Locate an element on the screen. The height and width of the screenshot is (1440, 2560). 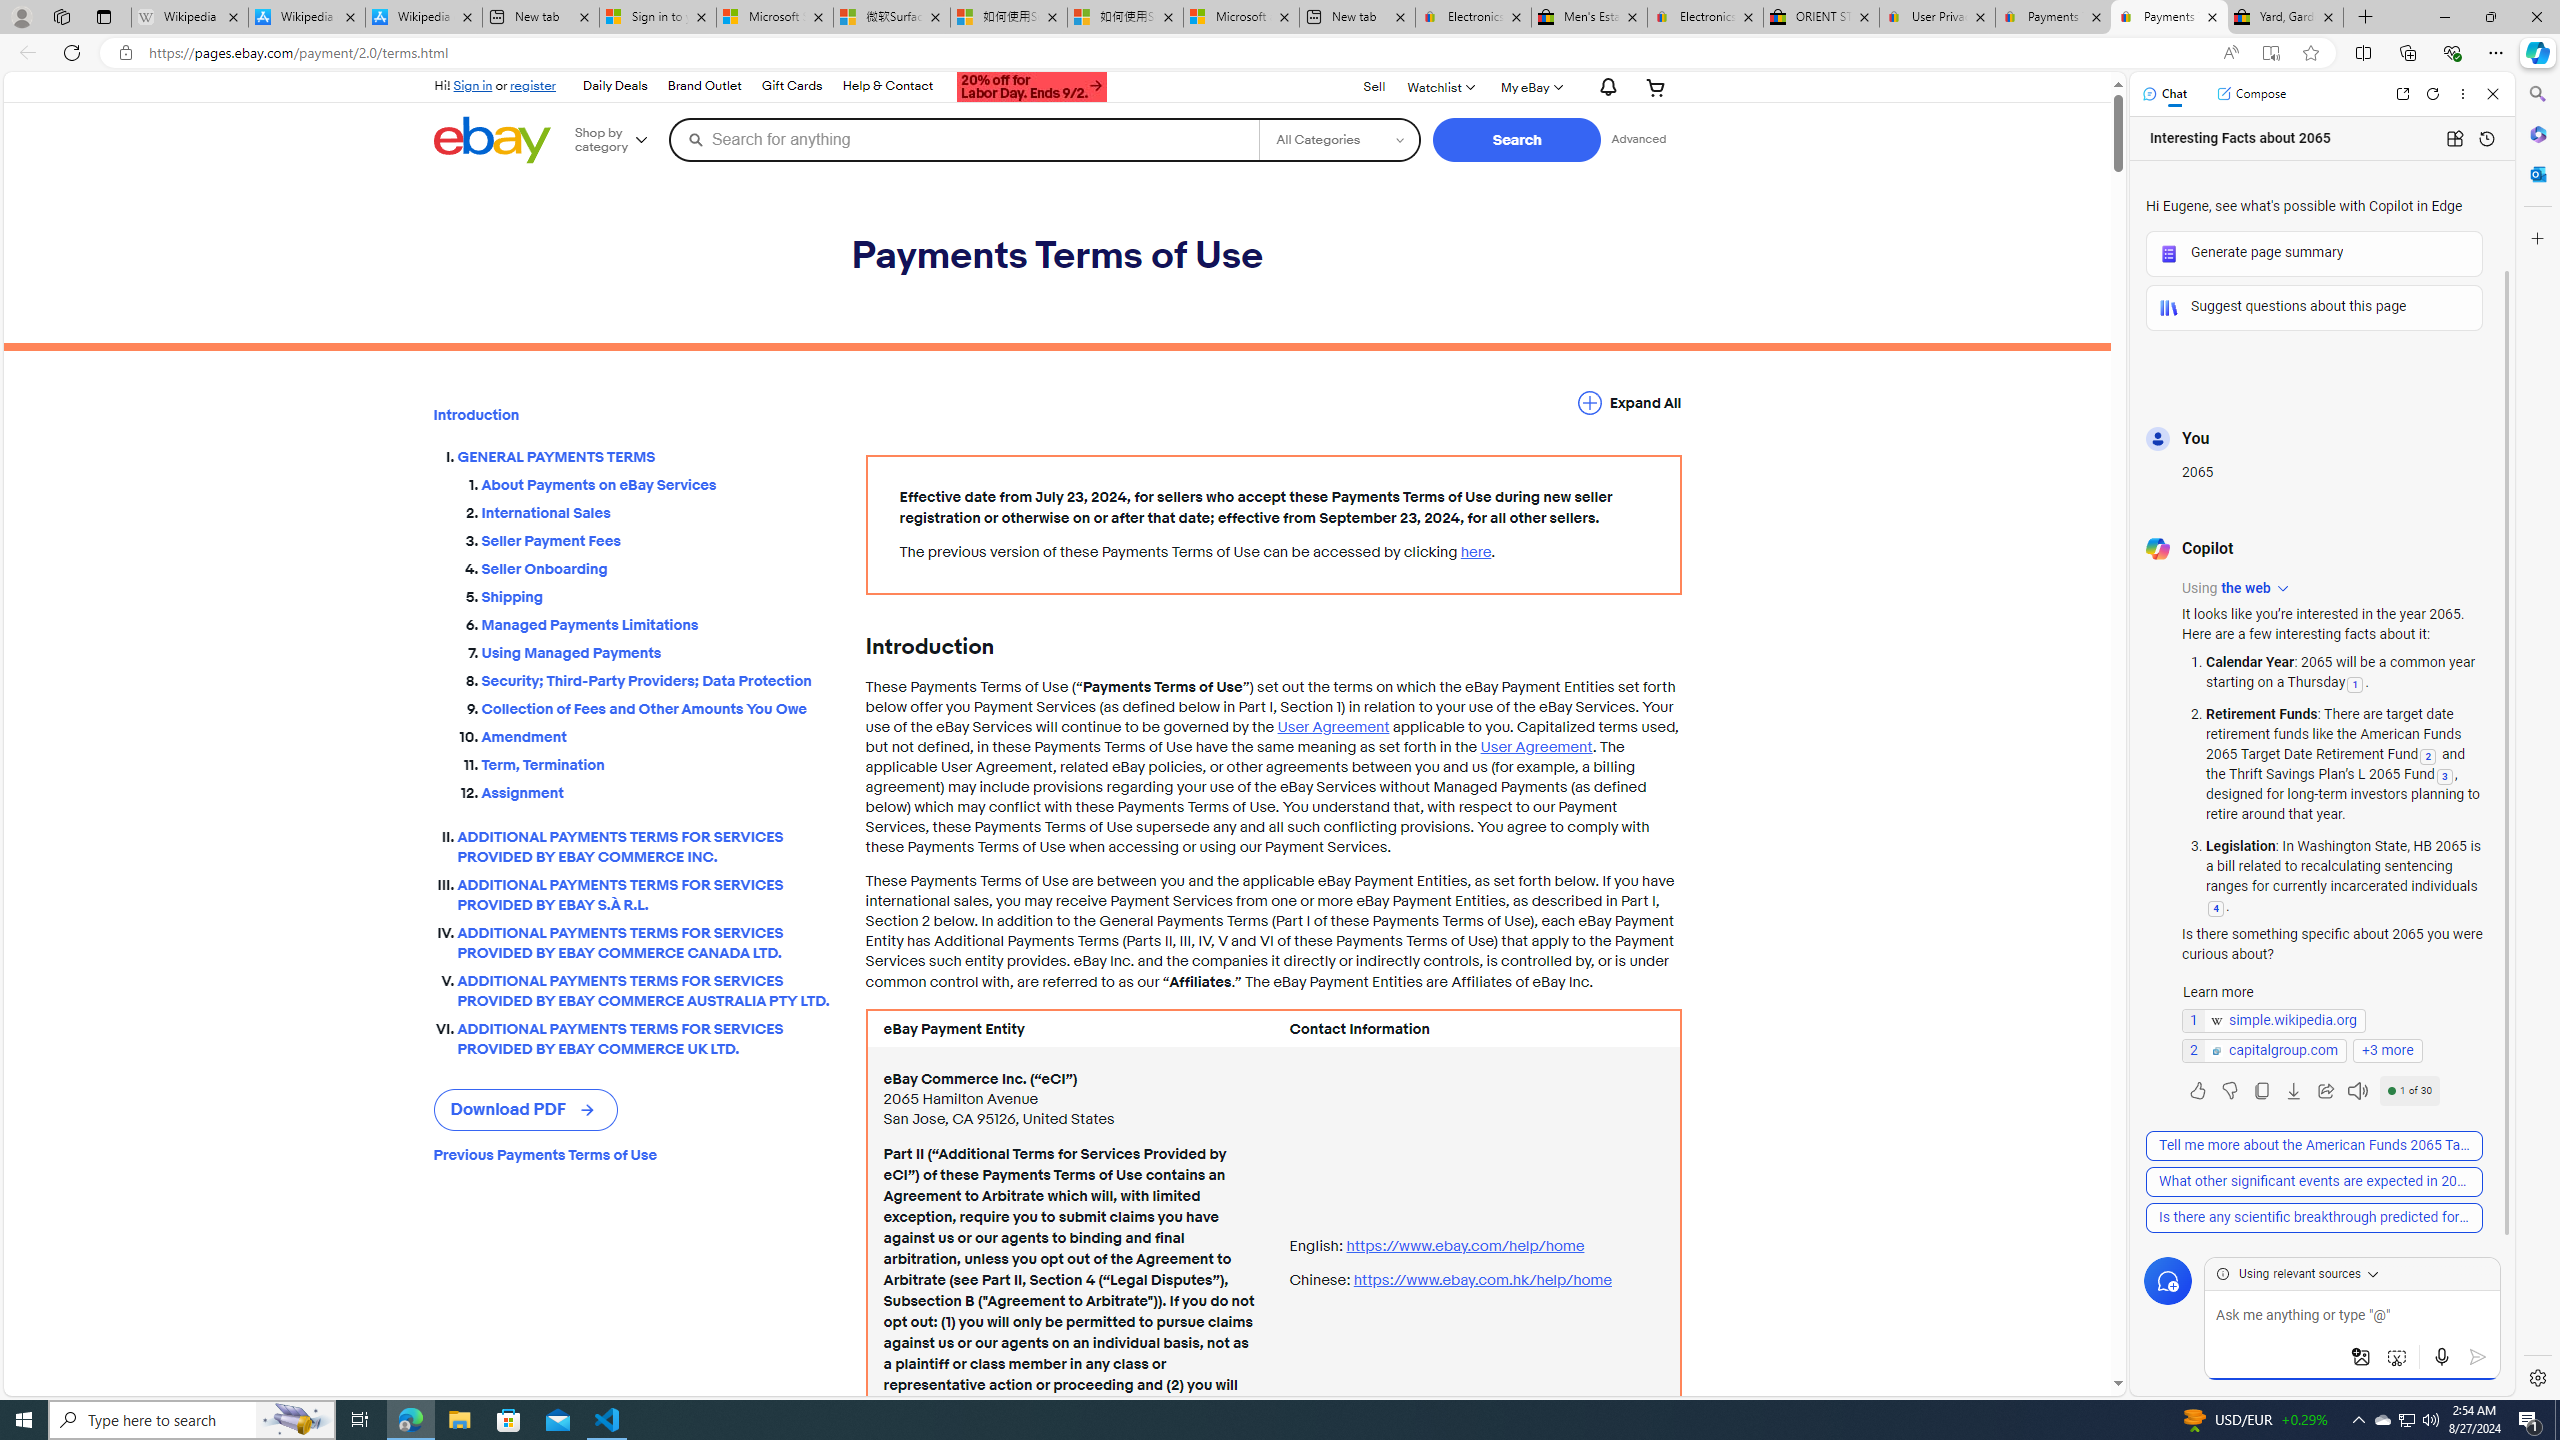
'International Sales' is located at coordinates (656, 513).